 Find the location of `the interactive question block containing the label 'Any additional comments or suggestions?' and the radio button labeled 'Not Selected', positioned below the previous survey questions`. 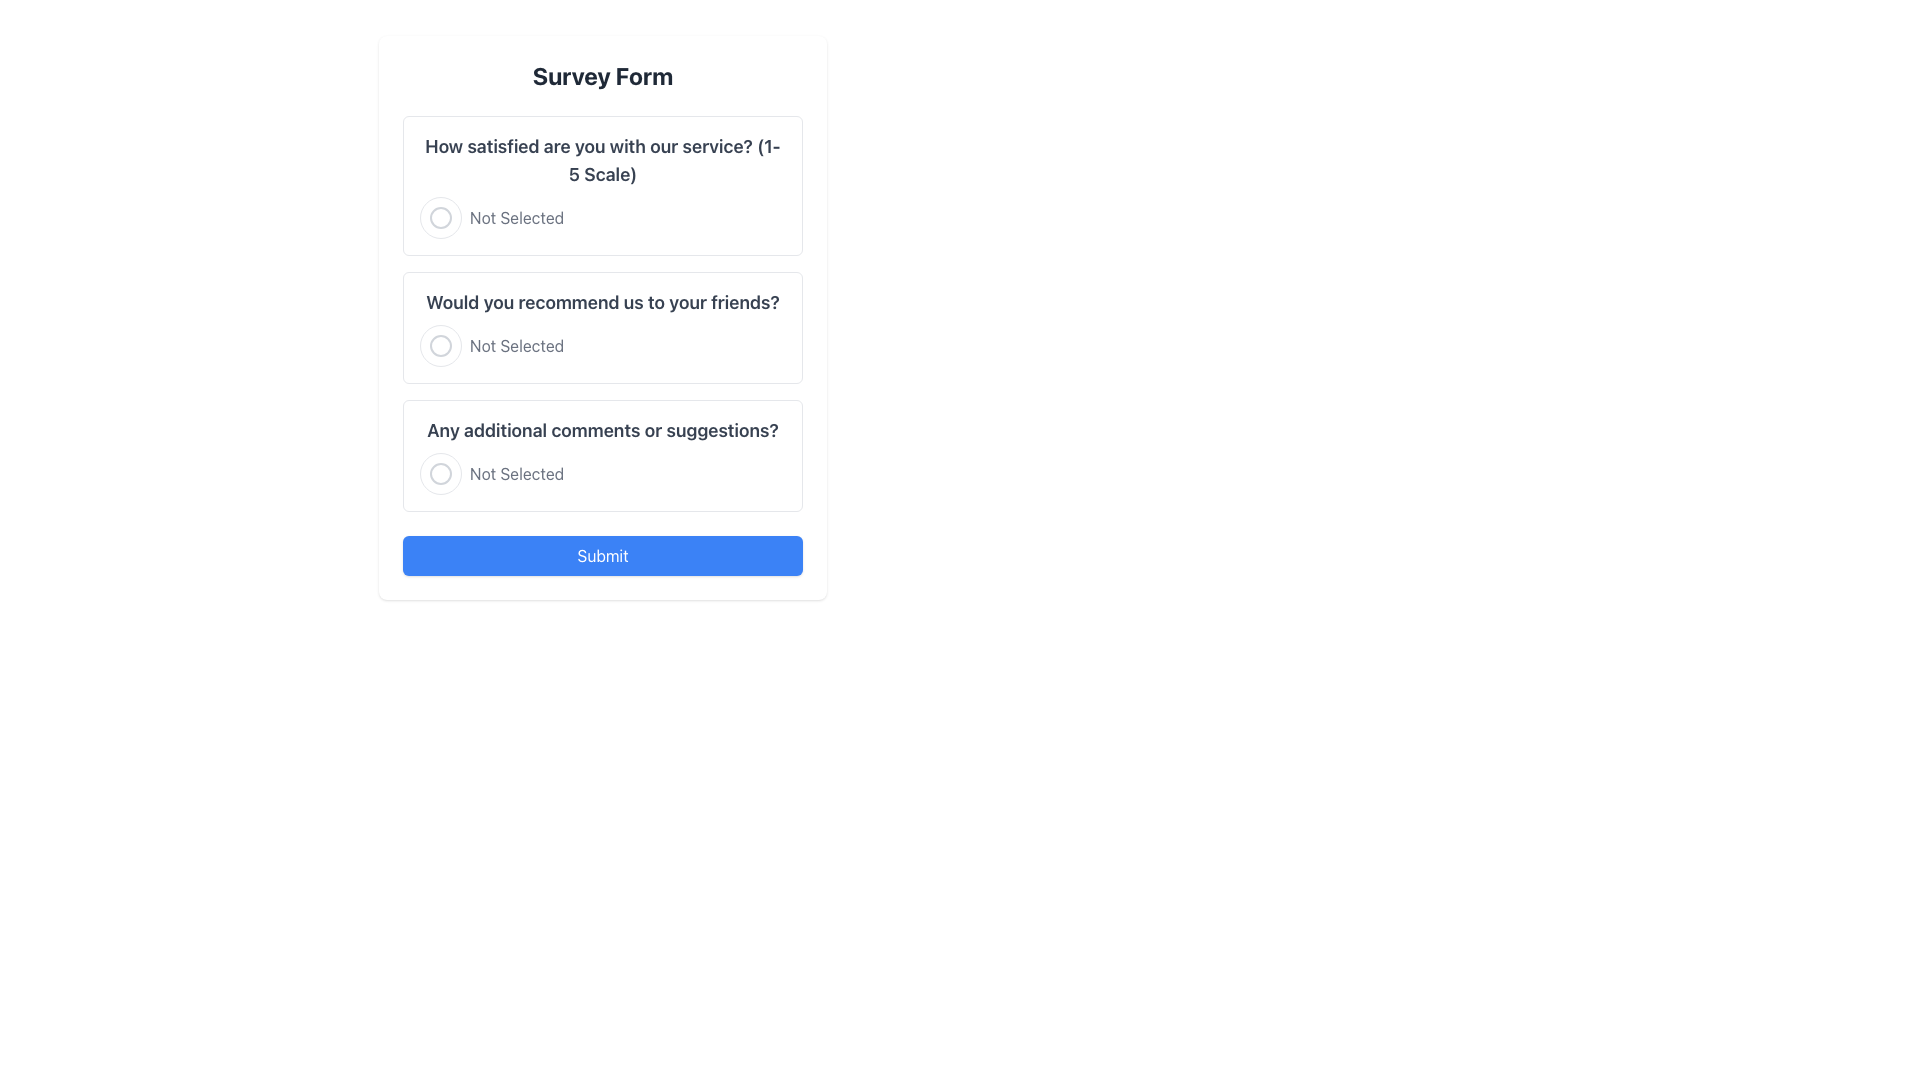

the interactive question block containing the label 'Any additional comments or suggestions?' and the radio button labeled 'Not Selected', positioned below the previous survey questions is located at coordinates (602, 455).